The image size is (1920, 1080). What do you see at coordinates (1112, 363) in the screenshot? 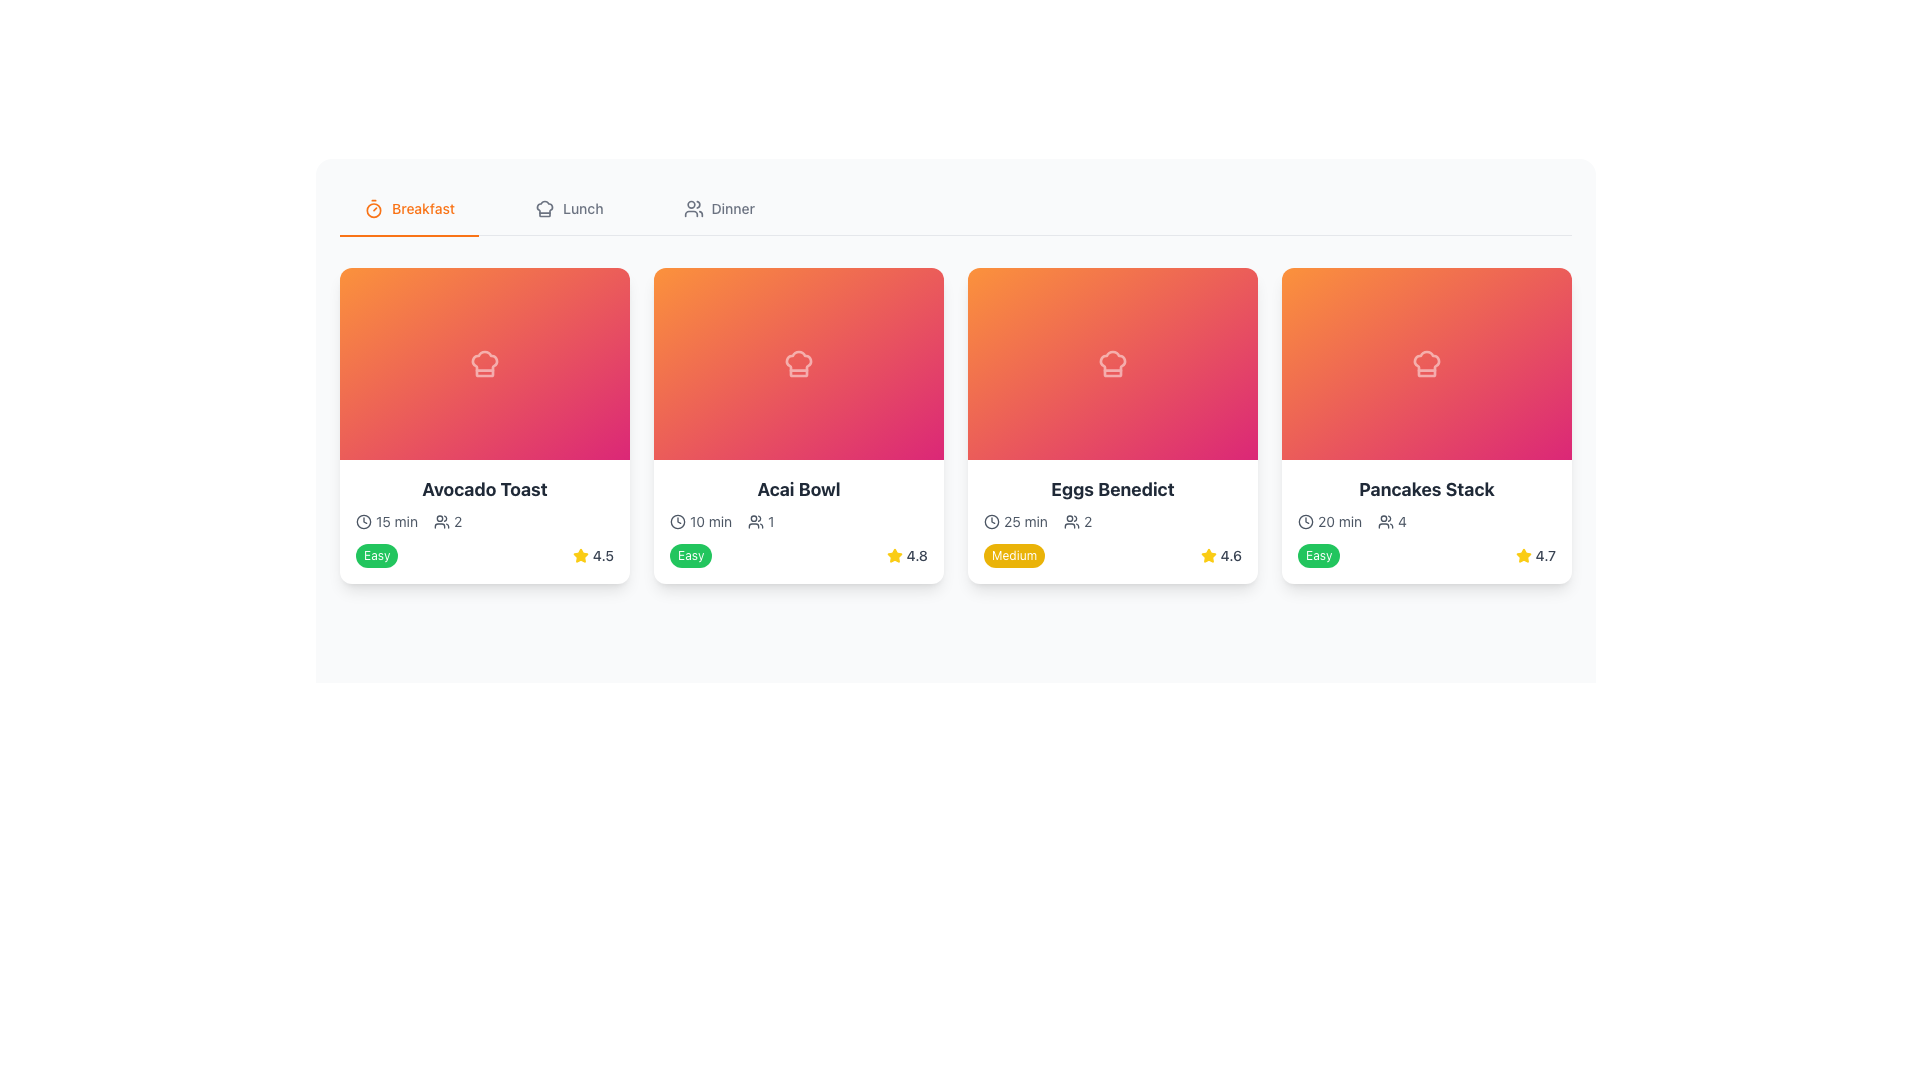
I see `the central chef's hat icon within the 'Eggs Benedict' recipe card, which is the third card in a horizontal set of four cards, prominently displayed against a gradient orange-red background` at bounding box center [1112, 363].